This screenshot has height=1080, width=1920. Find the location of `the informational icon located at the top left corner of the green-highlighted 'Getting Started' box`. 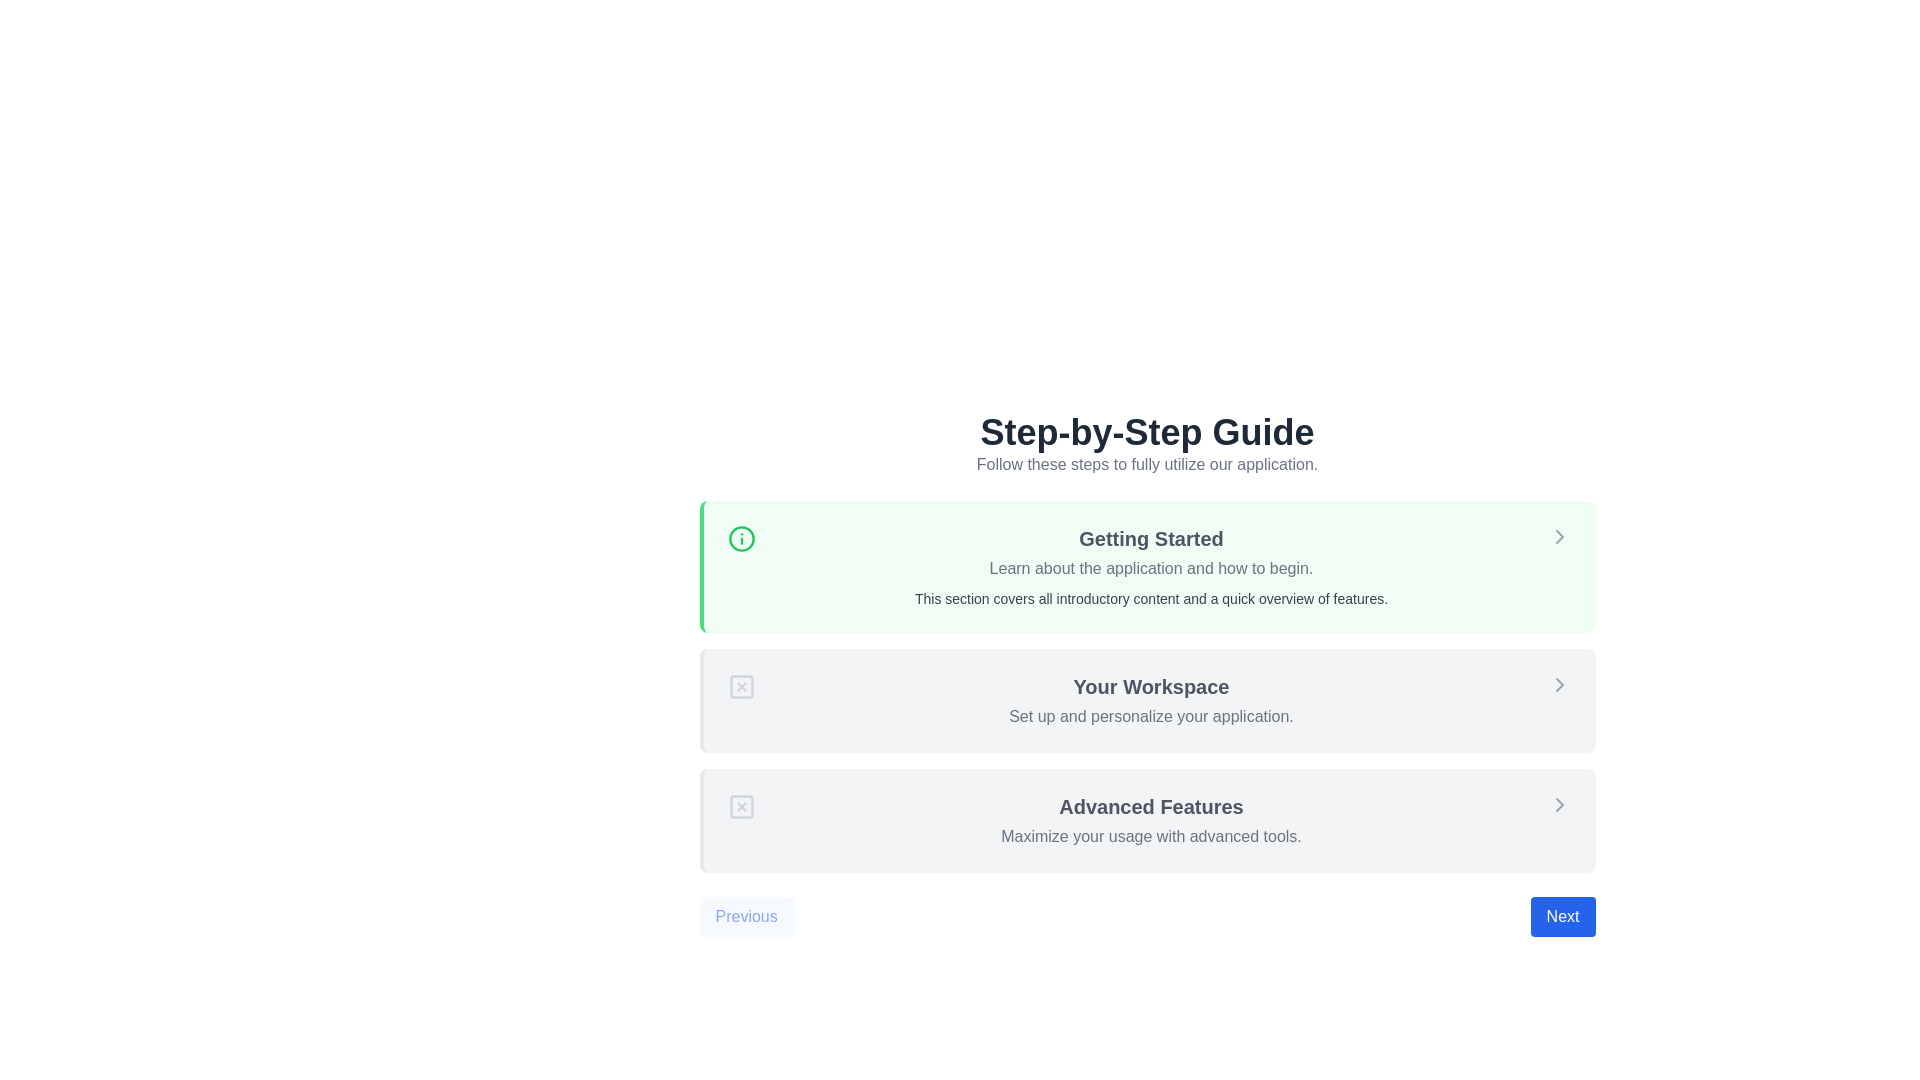

the informational icon located at the top left corner of the green-highlighted 'Getting Started' box is located at coordinates (740, 538).